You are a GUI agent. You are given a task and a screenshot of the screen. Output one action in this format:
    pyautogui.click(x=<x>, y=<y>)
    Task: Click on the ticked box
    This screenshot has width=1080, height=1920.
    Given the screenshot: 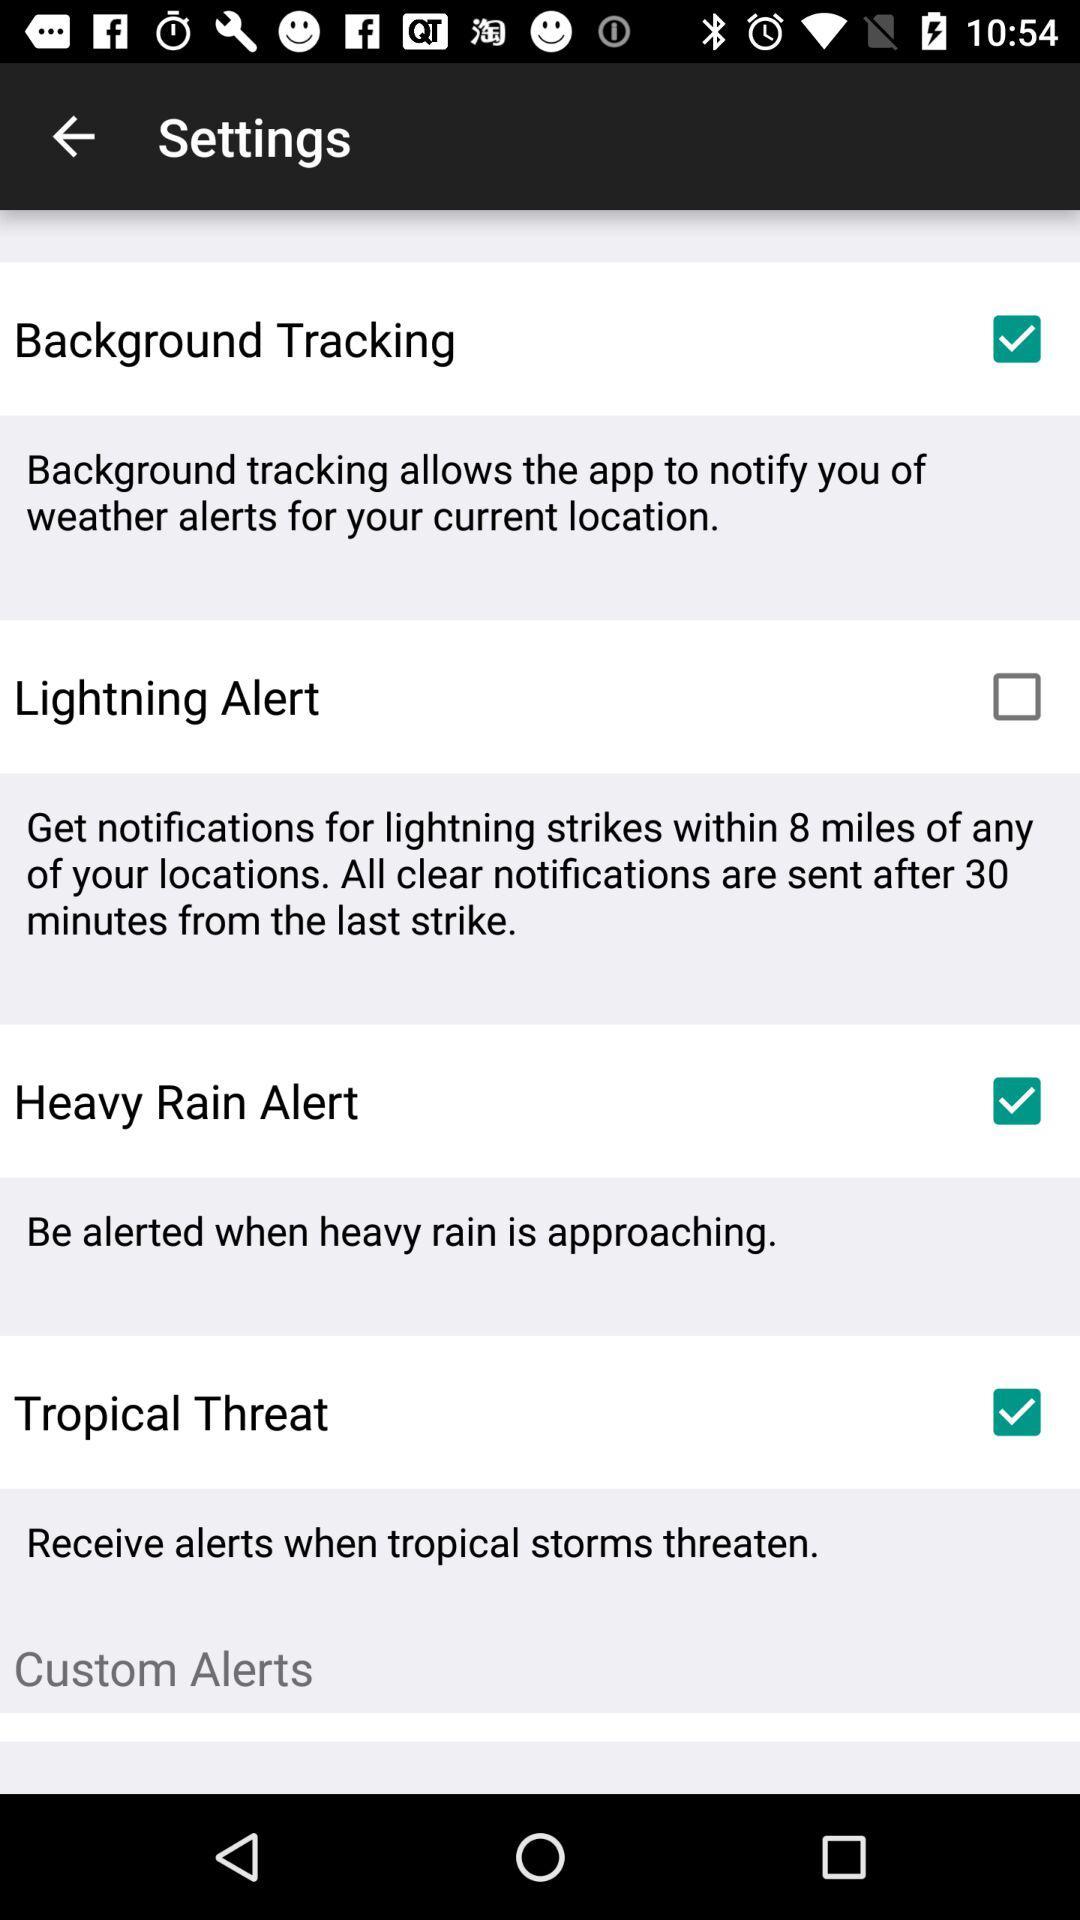 What is the action you would take?
    pyautogui.click(x=1017, y=1411)
    